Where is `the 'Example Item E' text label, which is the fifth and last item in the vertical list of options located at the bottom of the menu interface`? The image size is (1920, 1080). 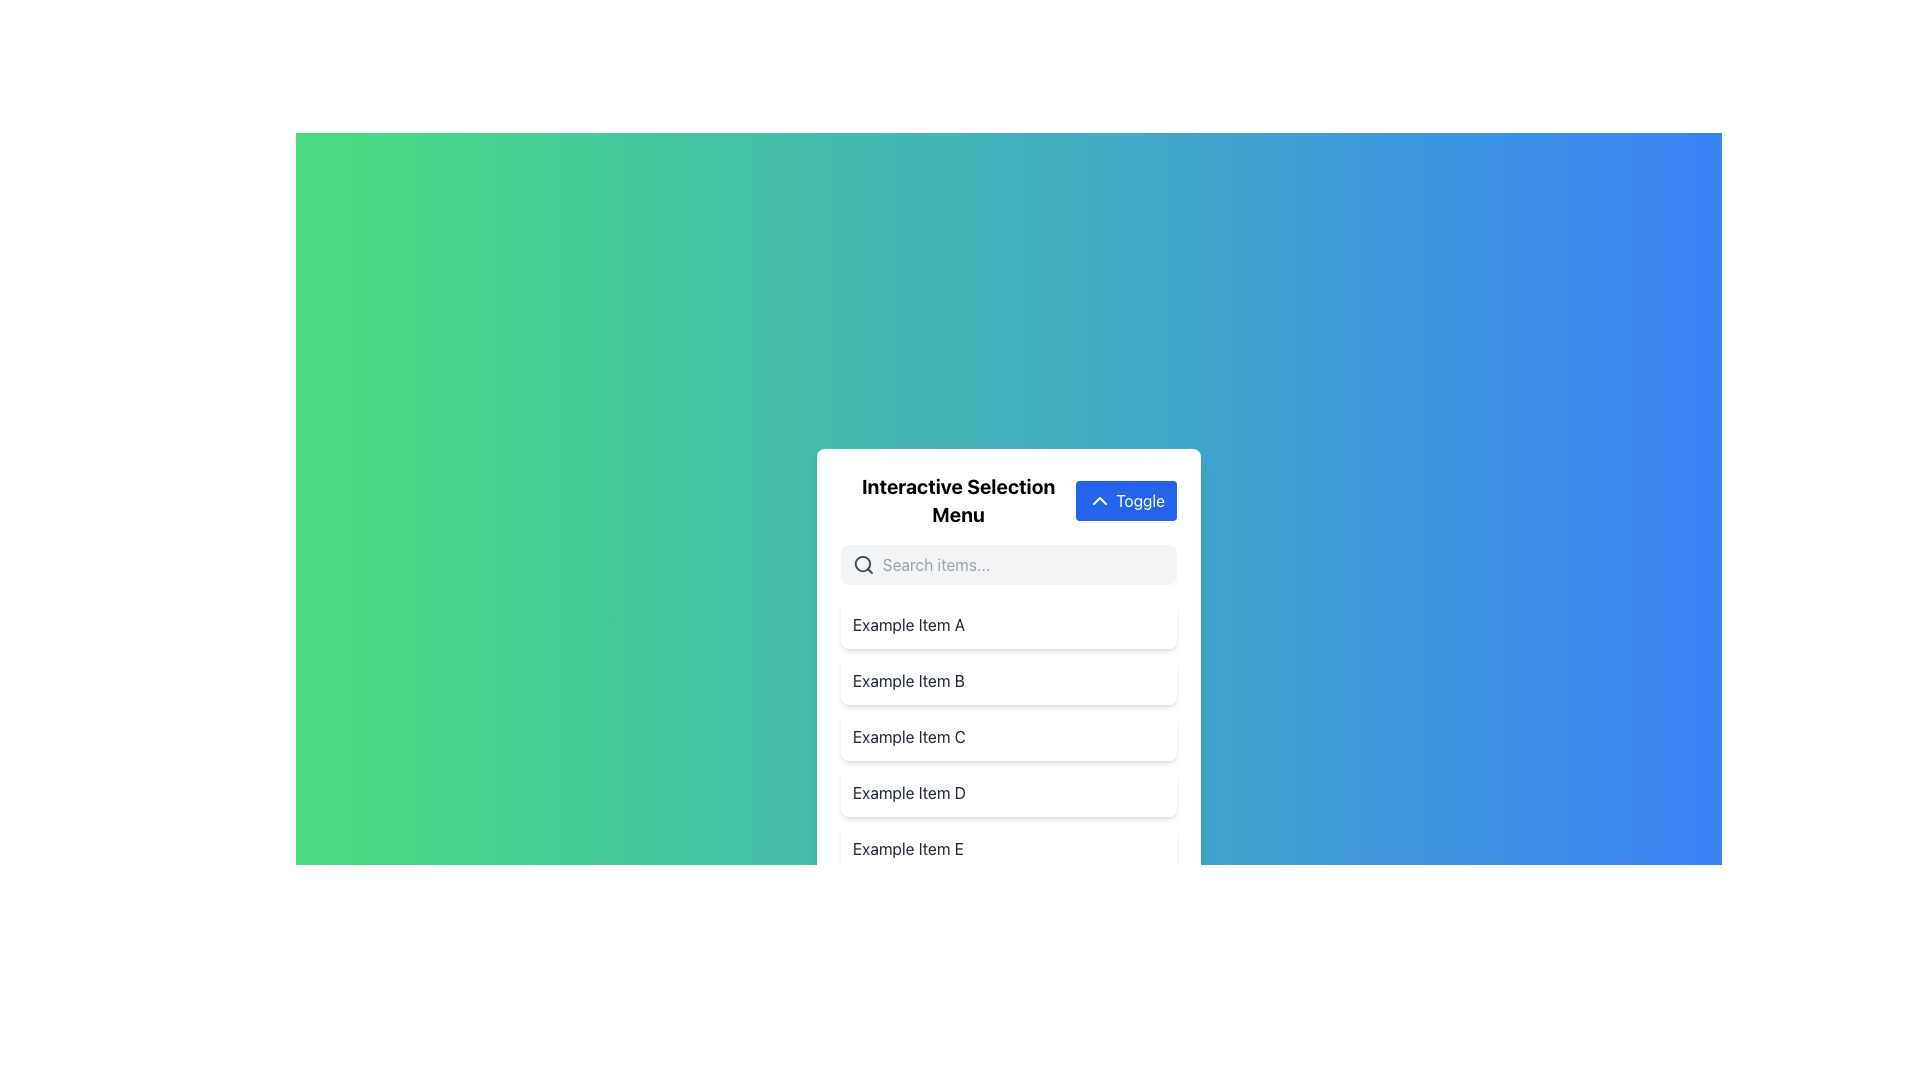 the 'Example Item E' text label, which is the fifth and last item in the vertical list of options located at the bottom of the menu interface is located at coordinates (907, 848).